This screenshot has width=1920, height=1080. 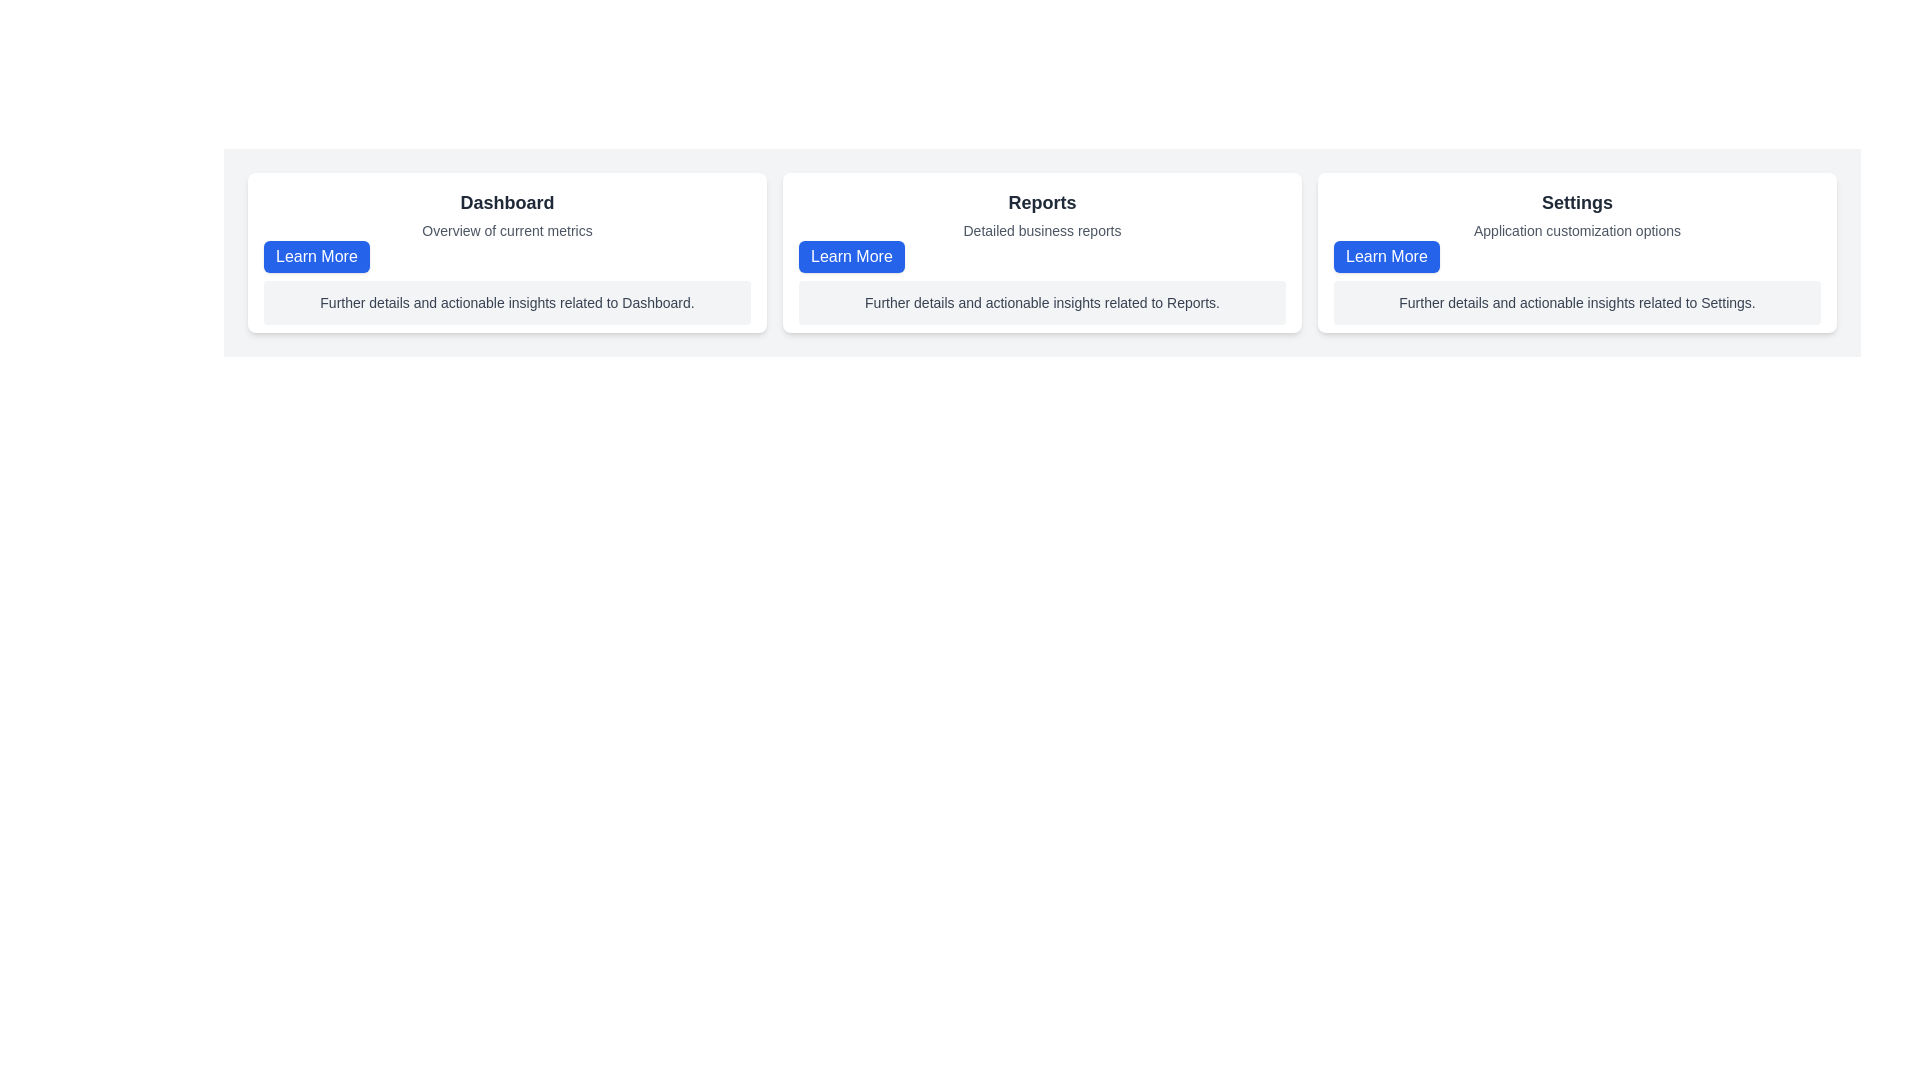 I want to click on the title text label centered in the middle card to trigger any tooltips that may appear, so click(x=1041, y=203).